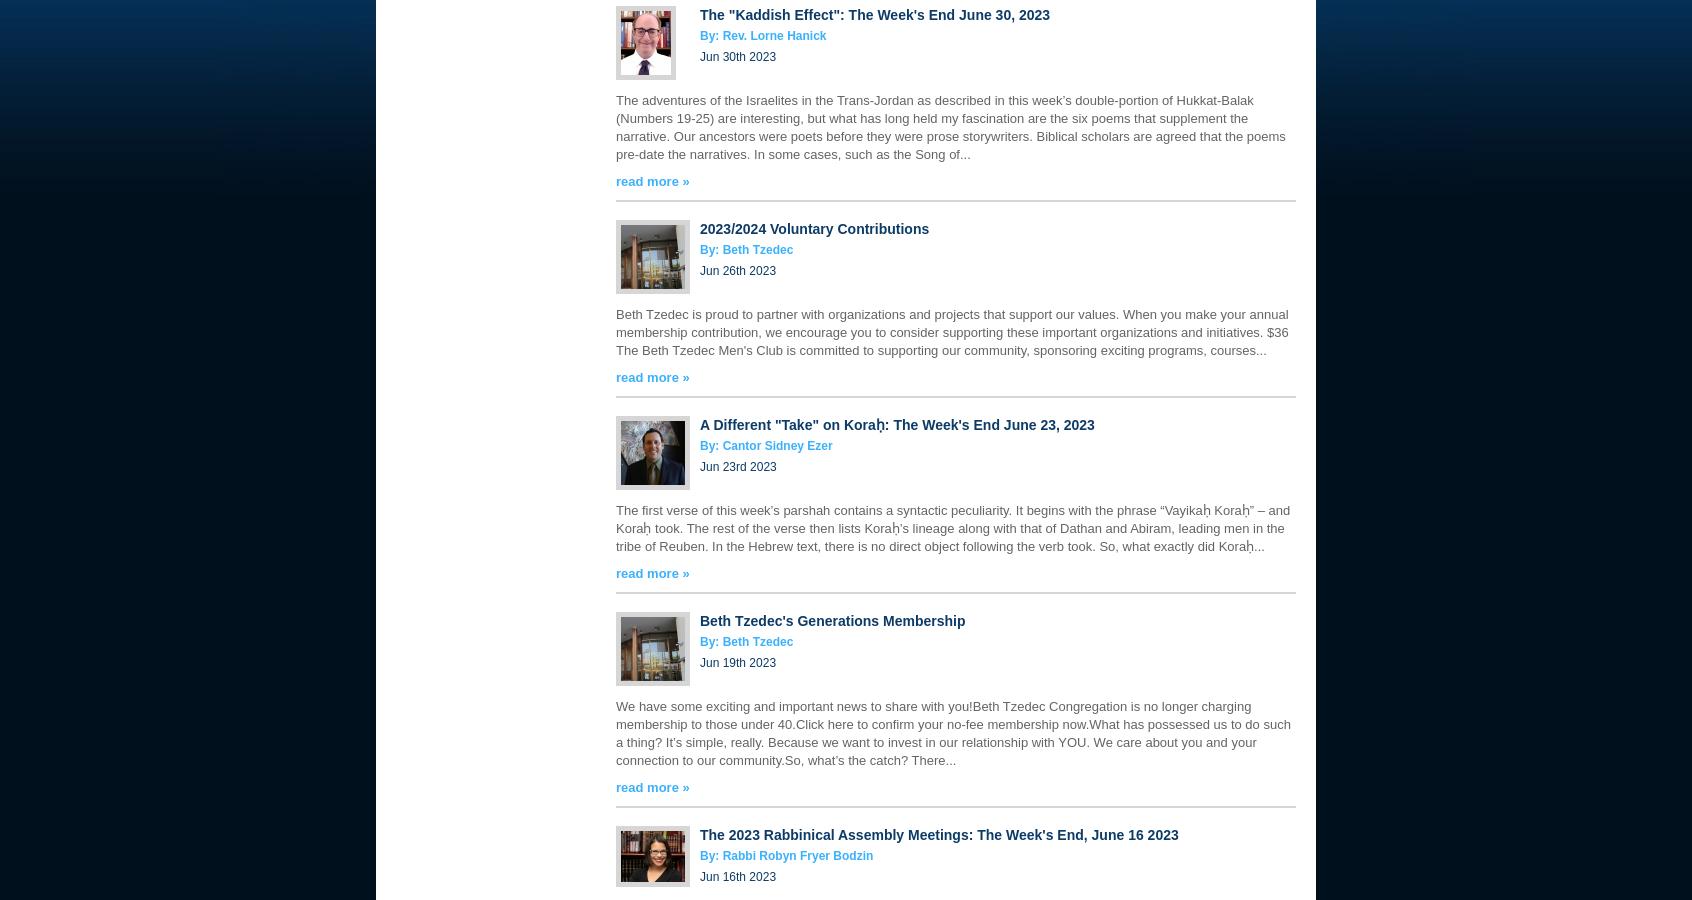 This screenshot has width=1692, height=900. Describe the element at coordinates (699, 876) in the screenshot. I see `'Jun 16th 2023'` at that location.